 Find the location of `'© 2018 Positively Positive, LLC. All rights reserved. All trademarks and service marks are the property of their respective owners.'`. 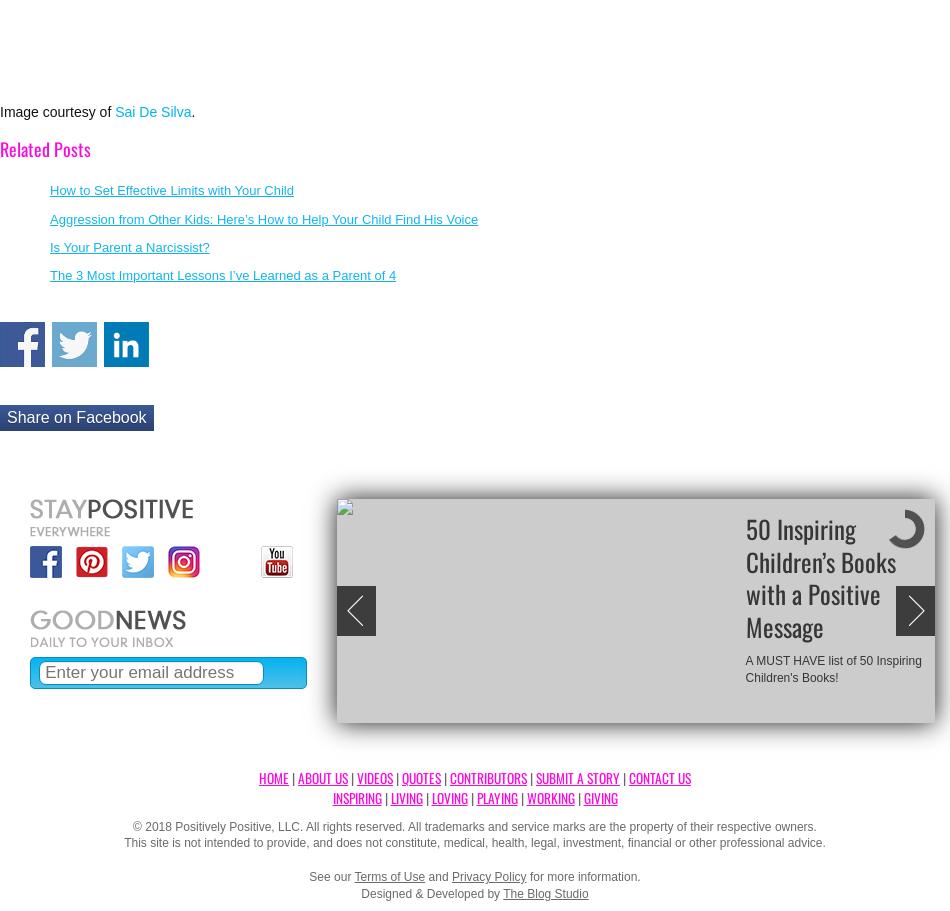

'© 2018 Positively Positive, LLC. All rights reserved. All trademarks and service marks are the property of their respective owners.' is located at coordinates (473, 825).